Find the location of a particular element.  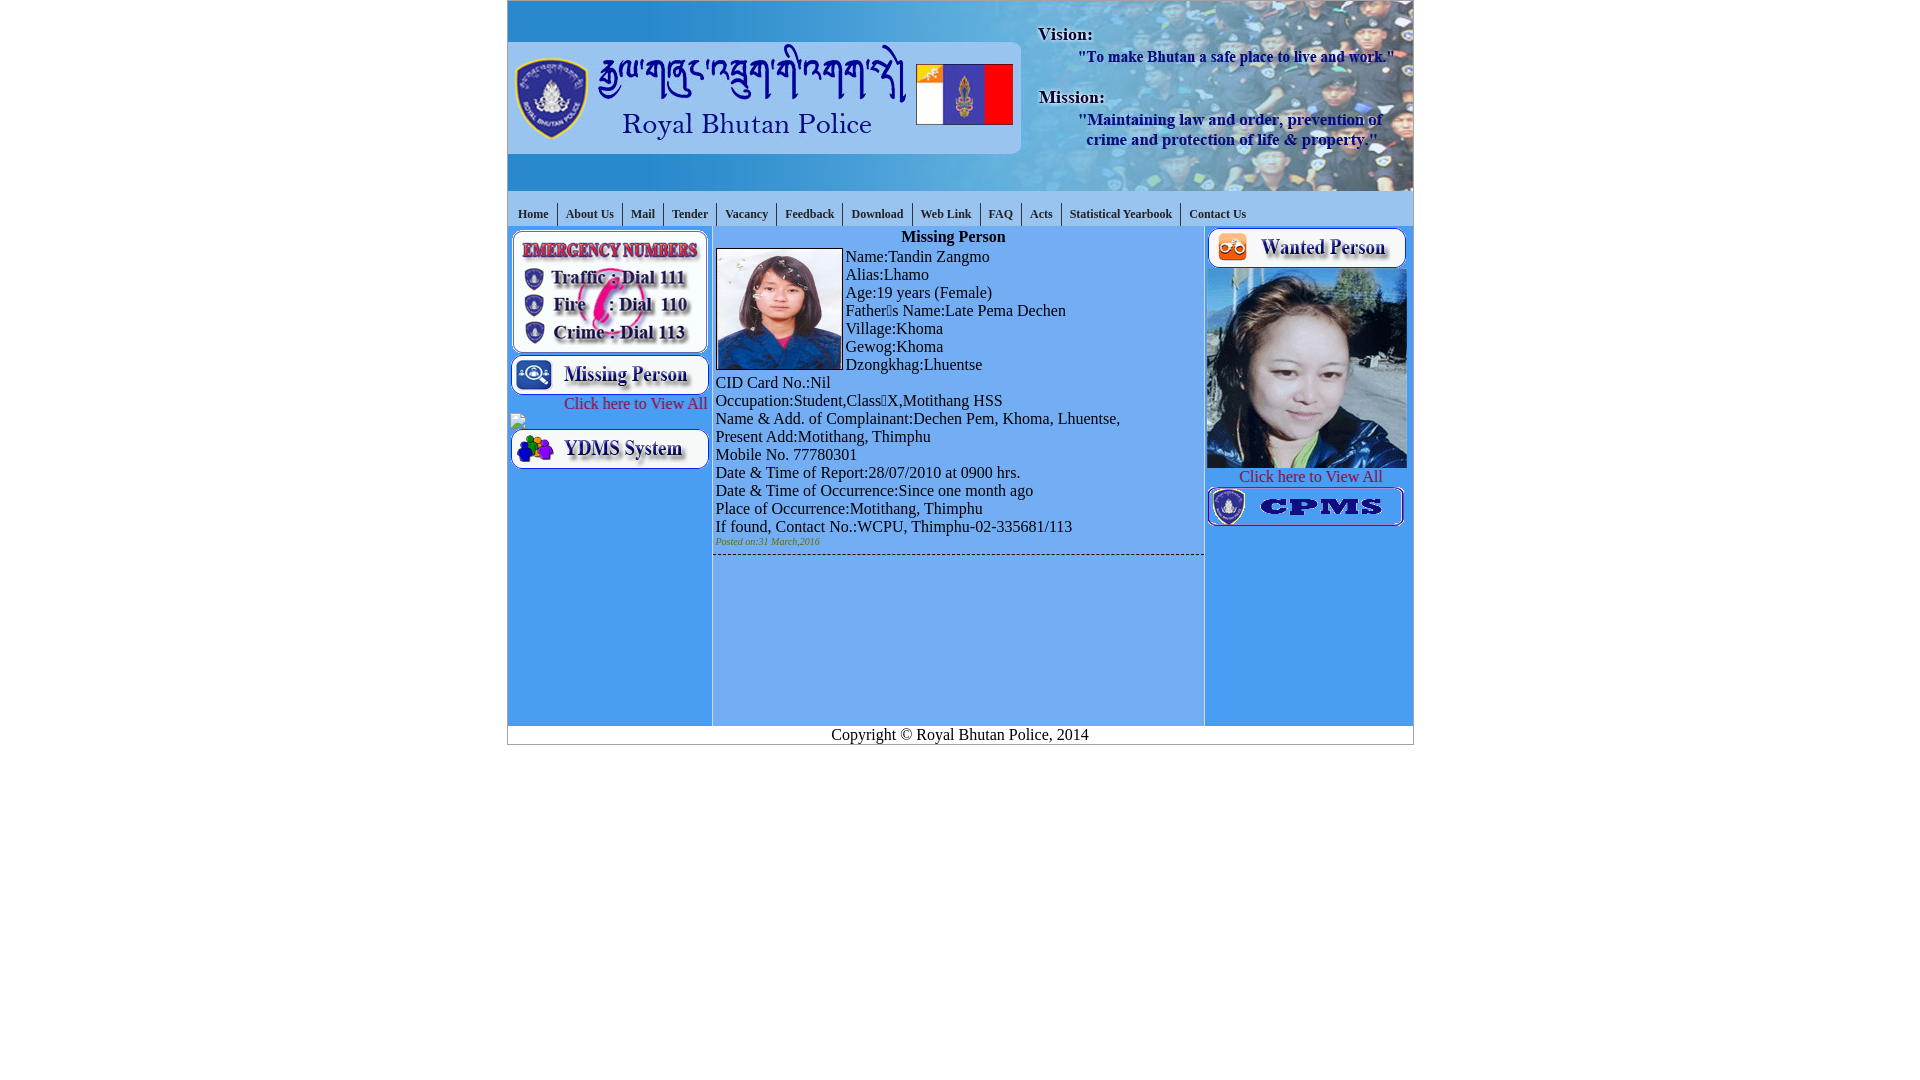

'Tender' is located at coordinates (690, 214).